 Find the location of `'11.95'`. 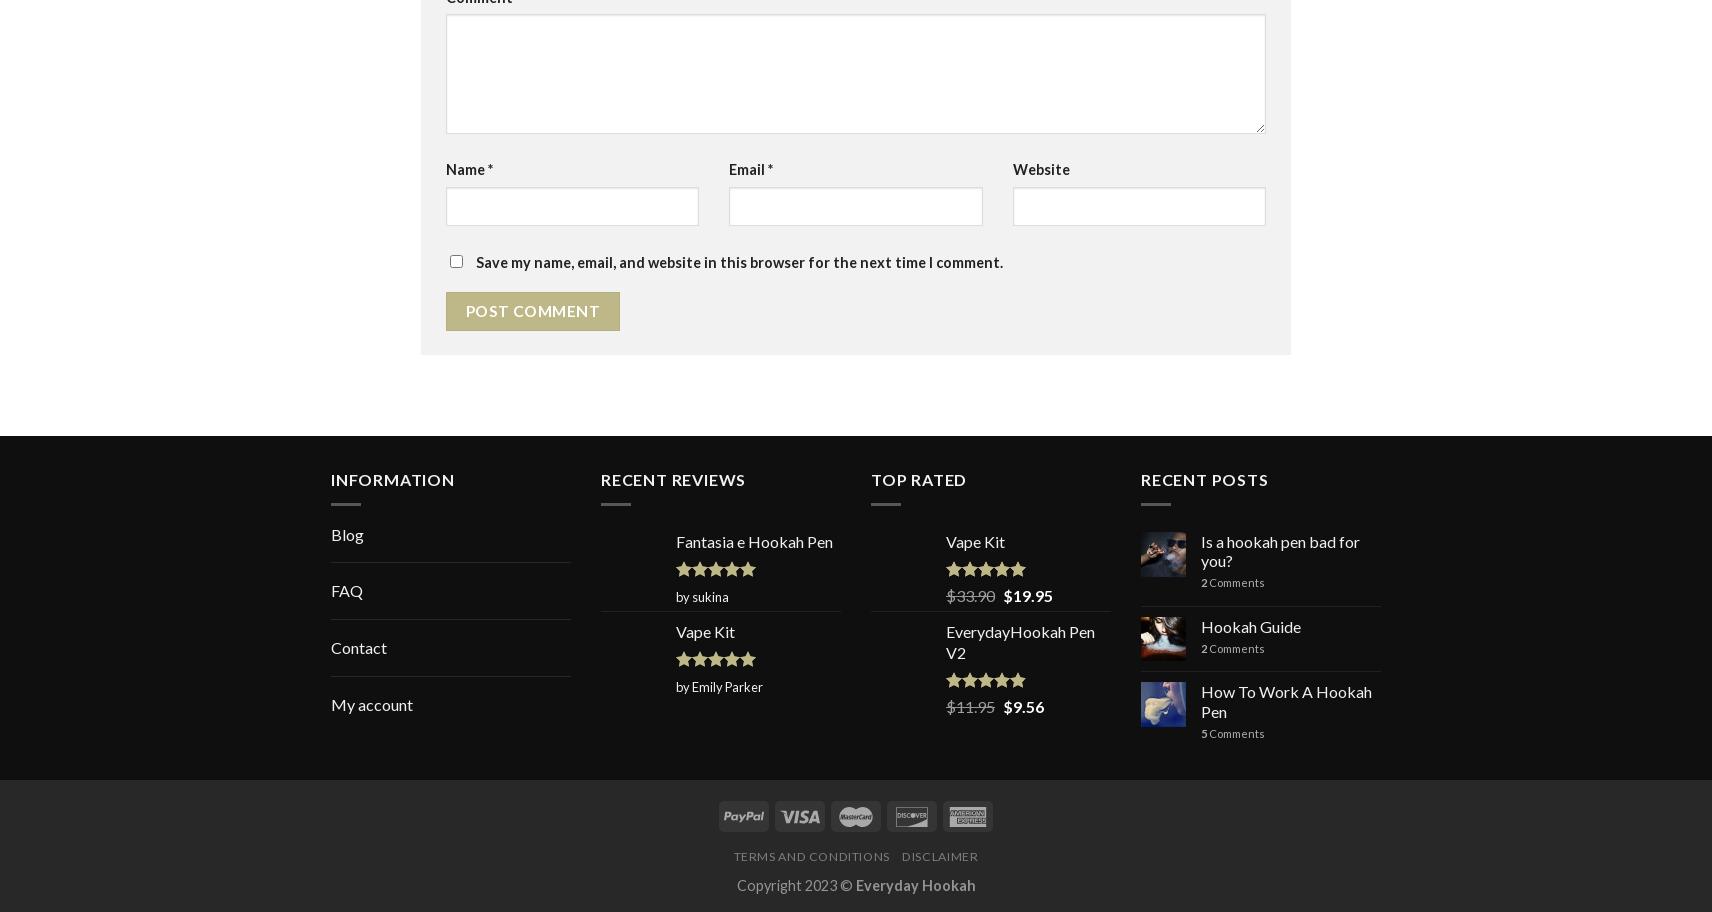

'11.95' is located at coordinates (974, 705).